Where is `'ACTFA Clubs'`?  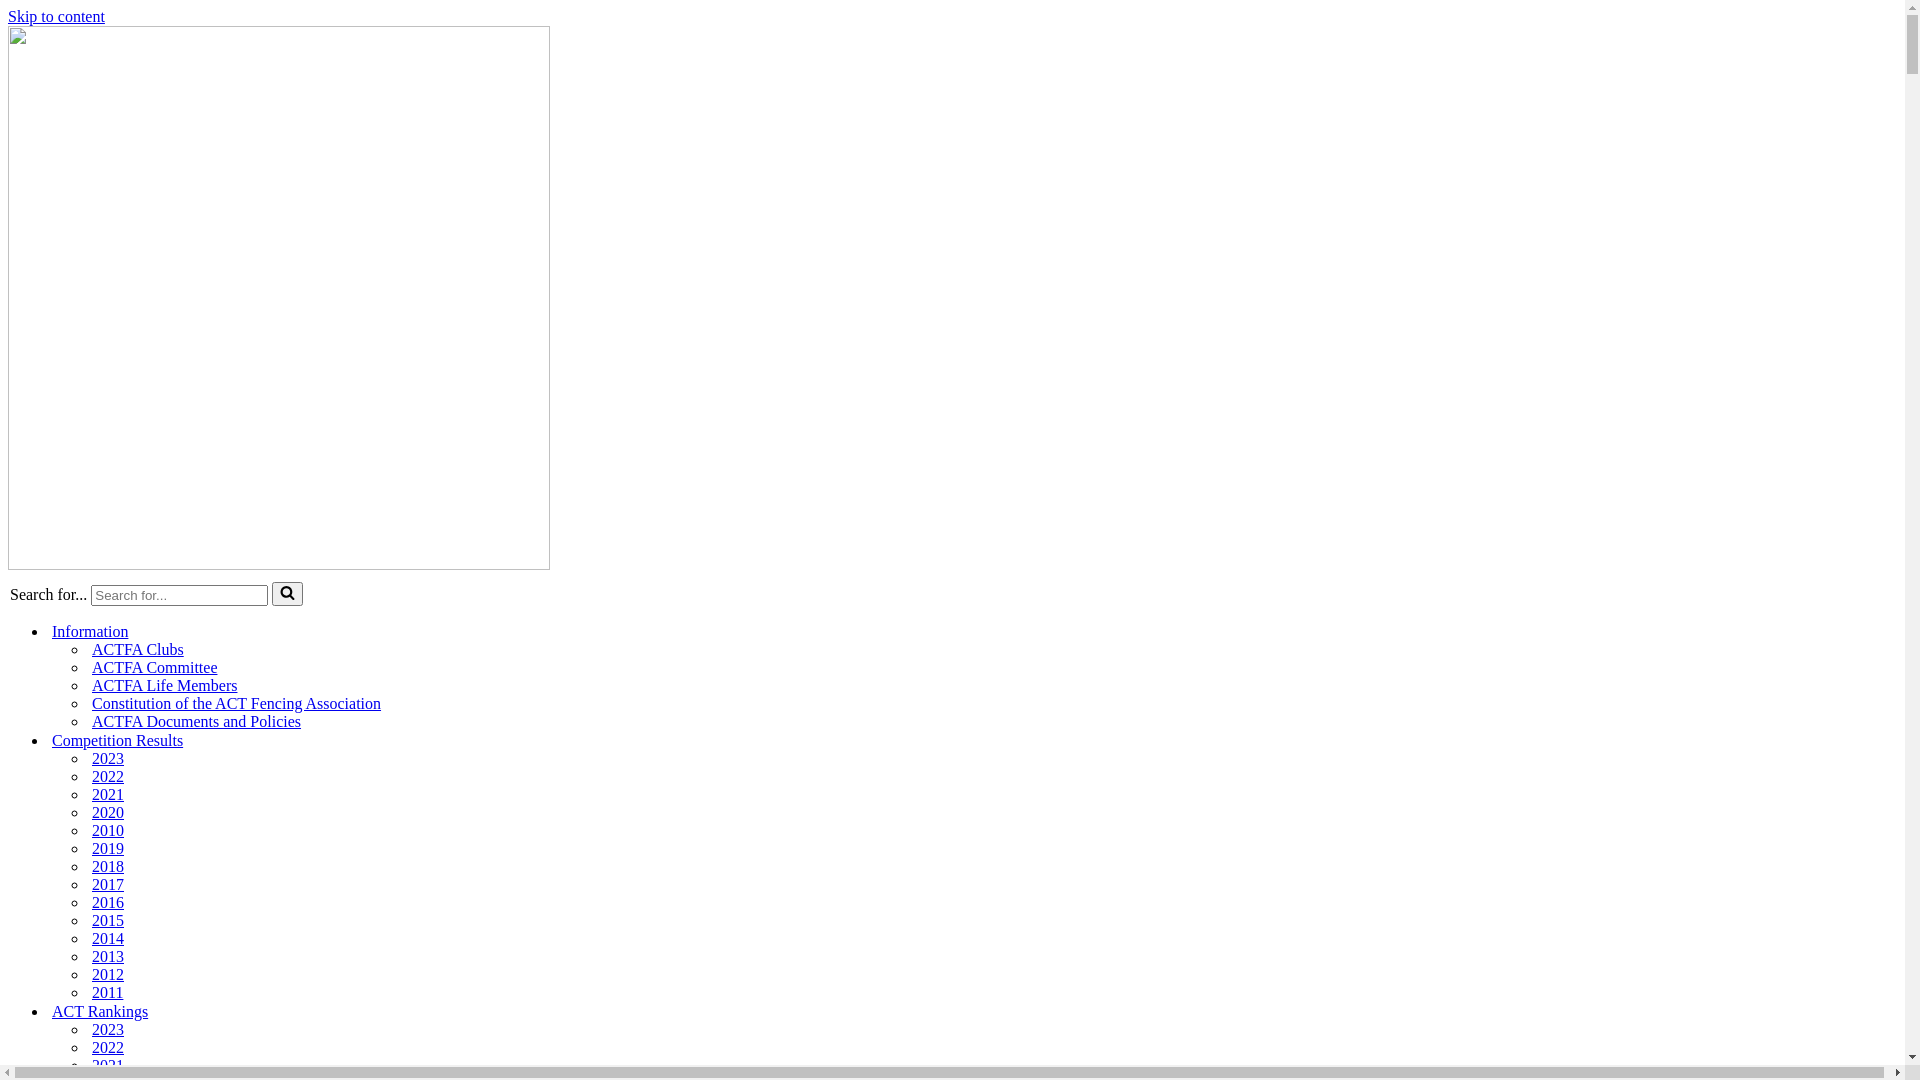 'ACTFA Clubs' is located at coordinates (137, 650).